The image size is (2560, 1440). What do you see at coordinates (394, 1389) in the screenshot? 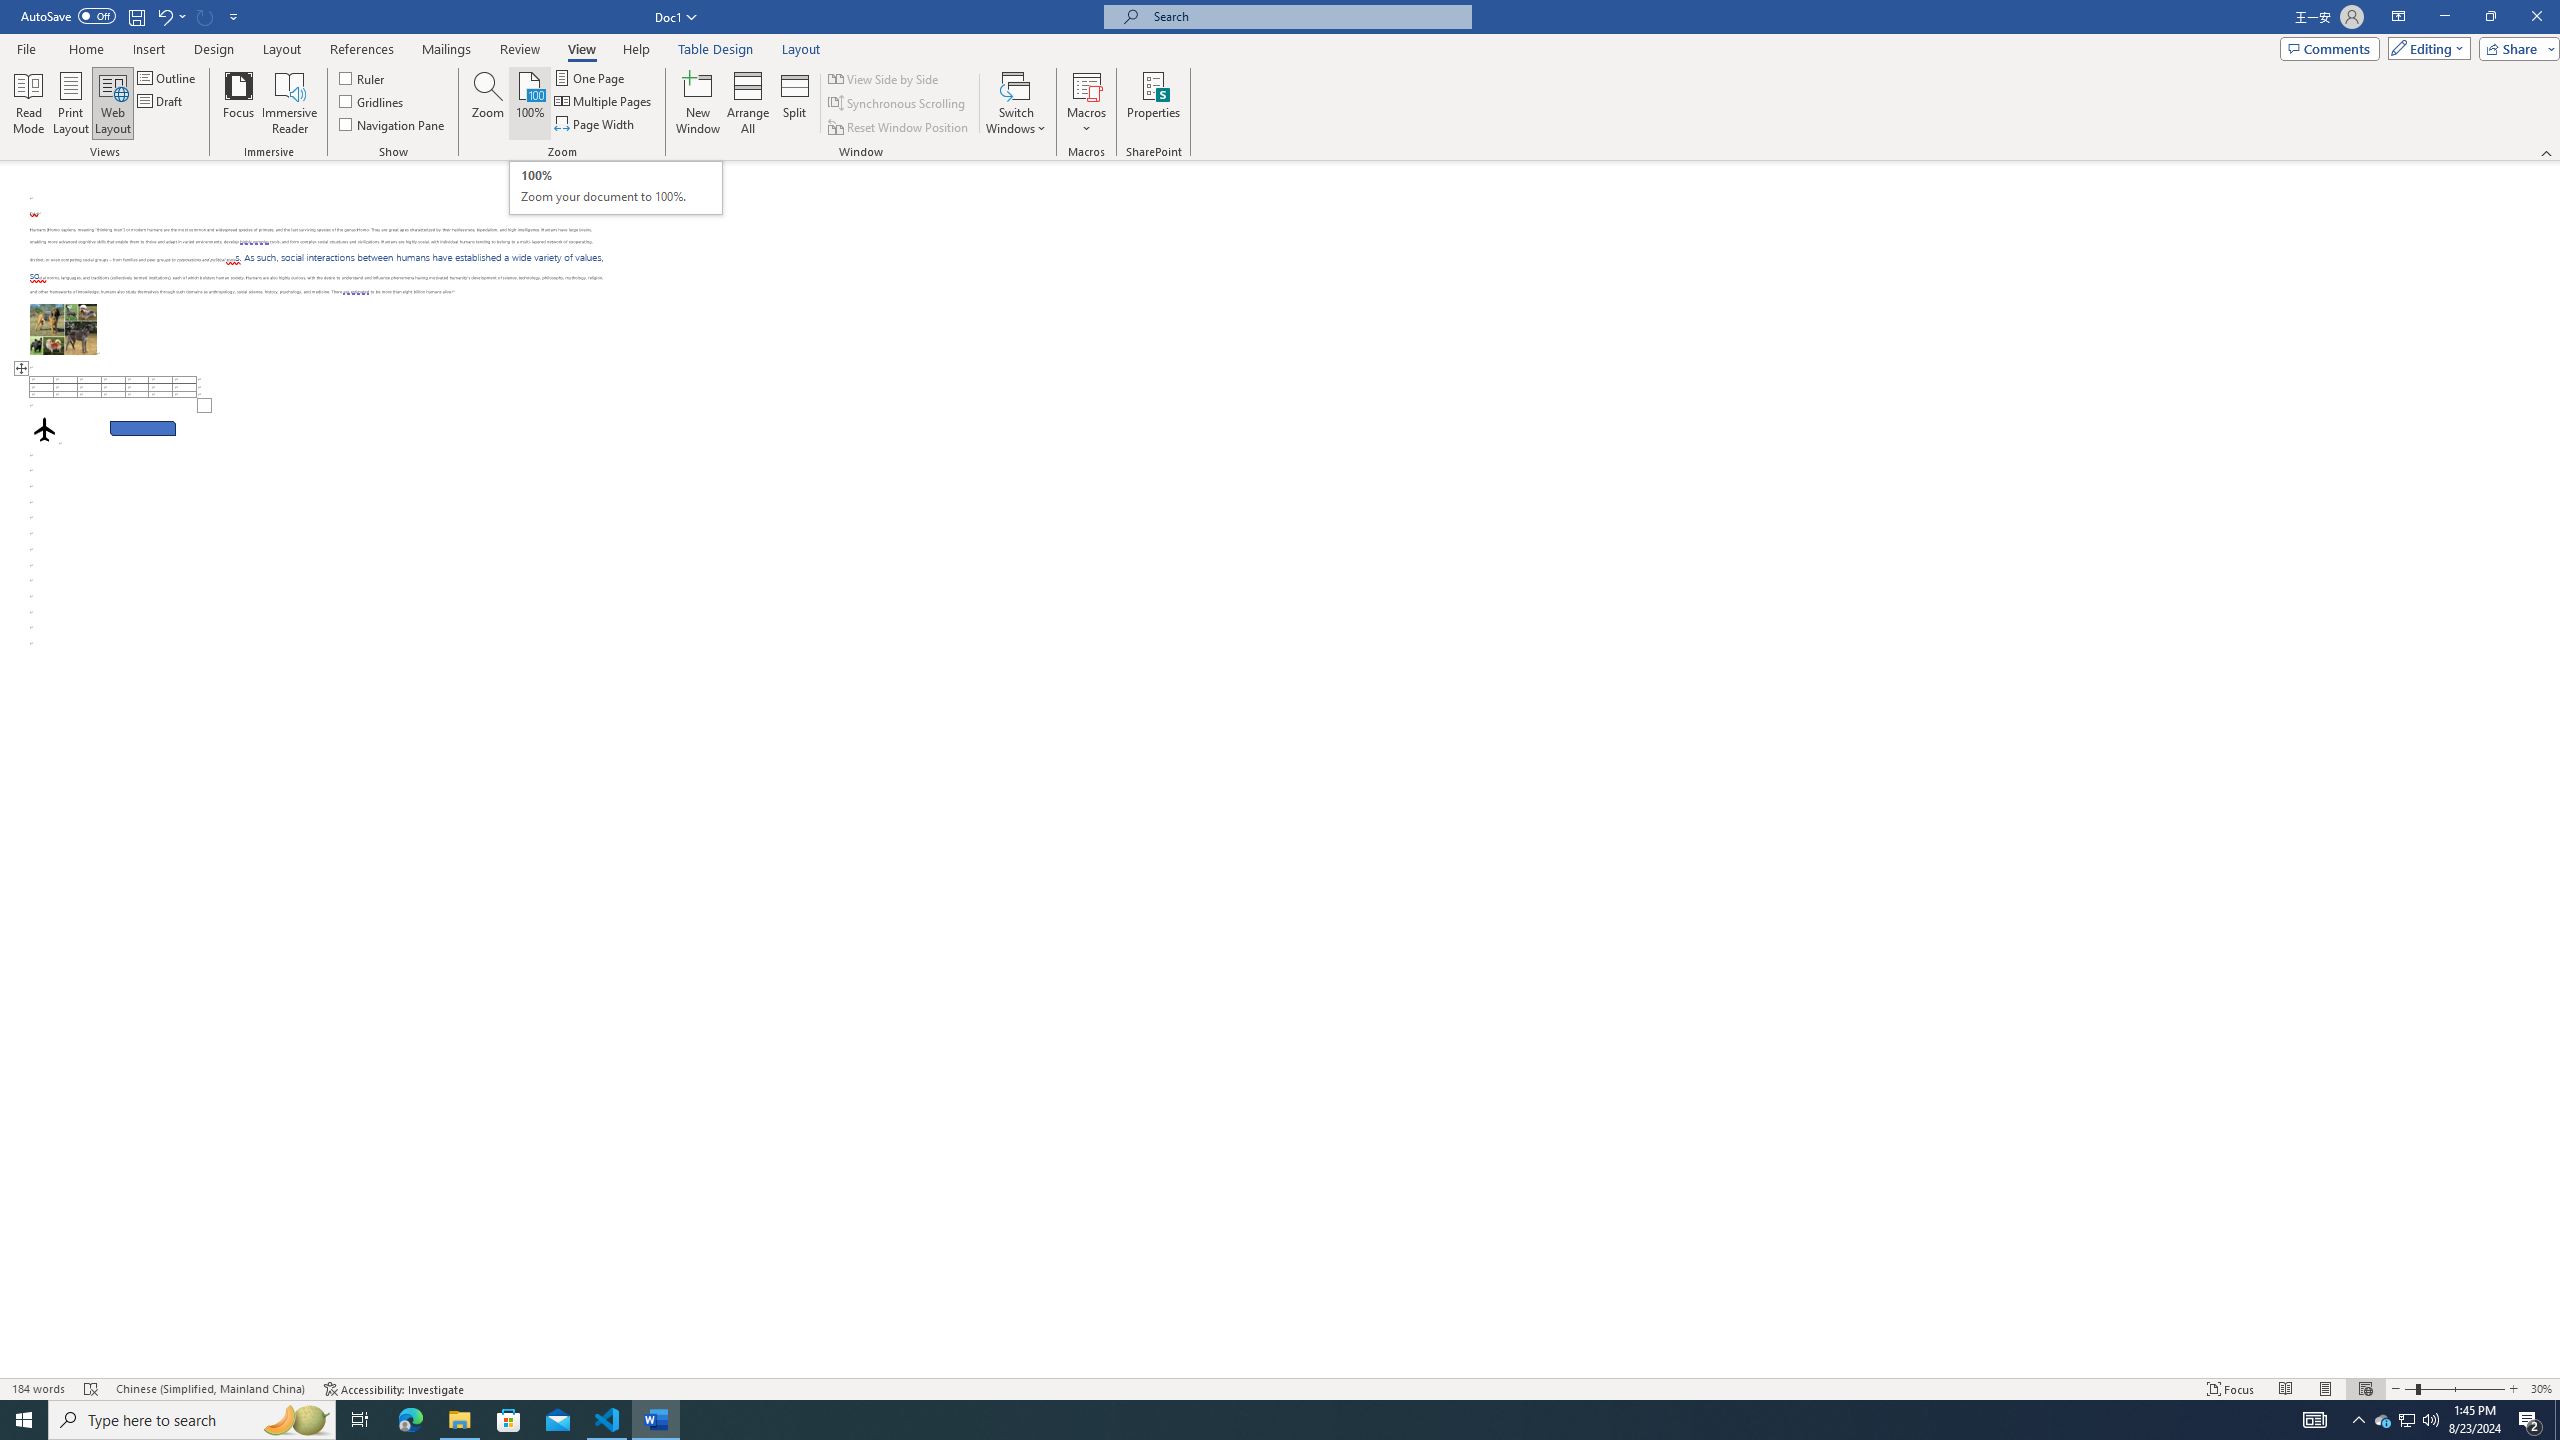
I see `'Accessibility Checker Accessibility: Investigate'` at bounding box center [394, 1389].